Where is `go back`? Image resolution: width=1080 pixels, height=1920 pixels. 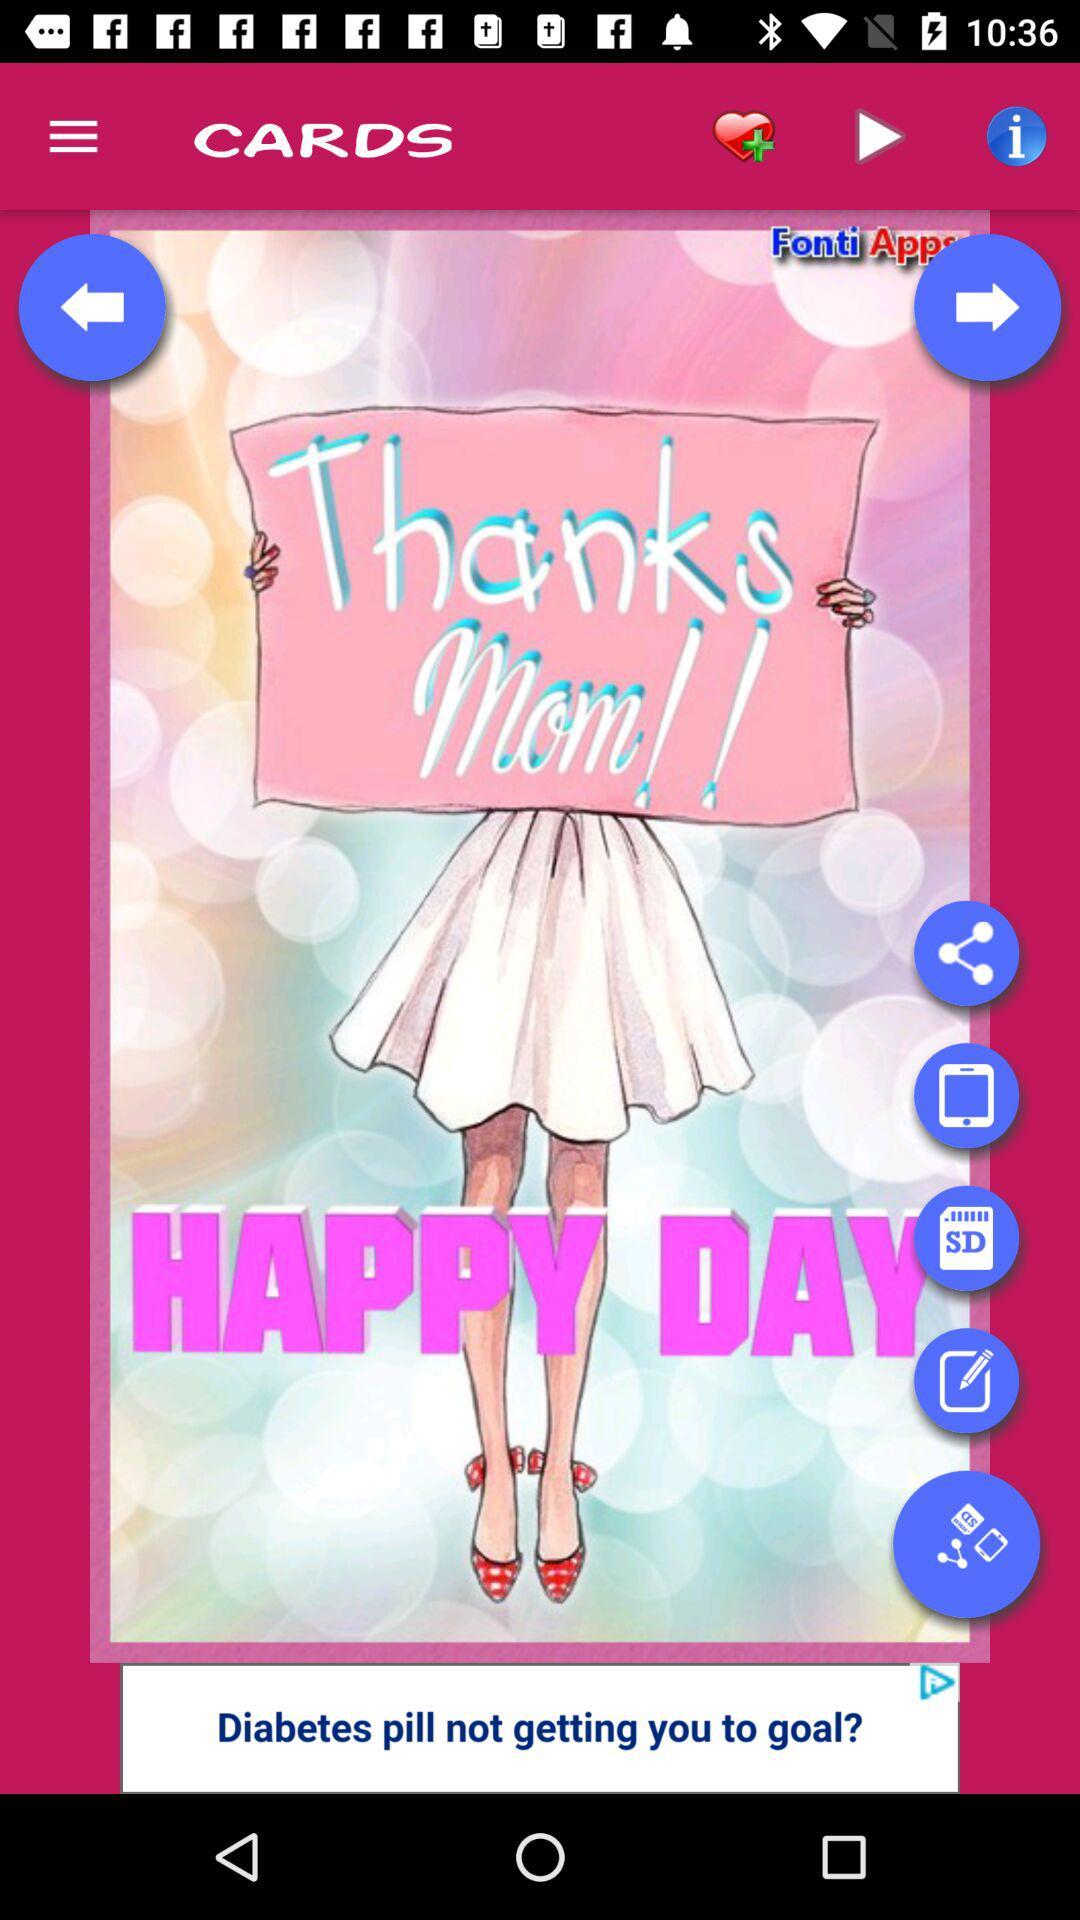
go back is located at coordinates (92, 306).